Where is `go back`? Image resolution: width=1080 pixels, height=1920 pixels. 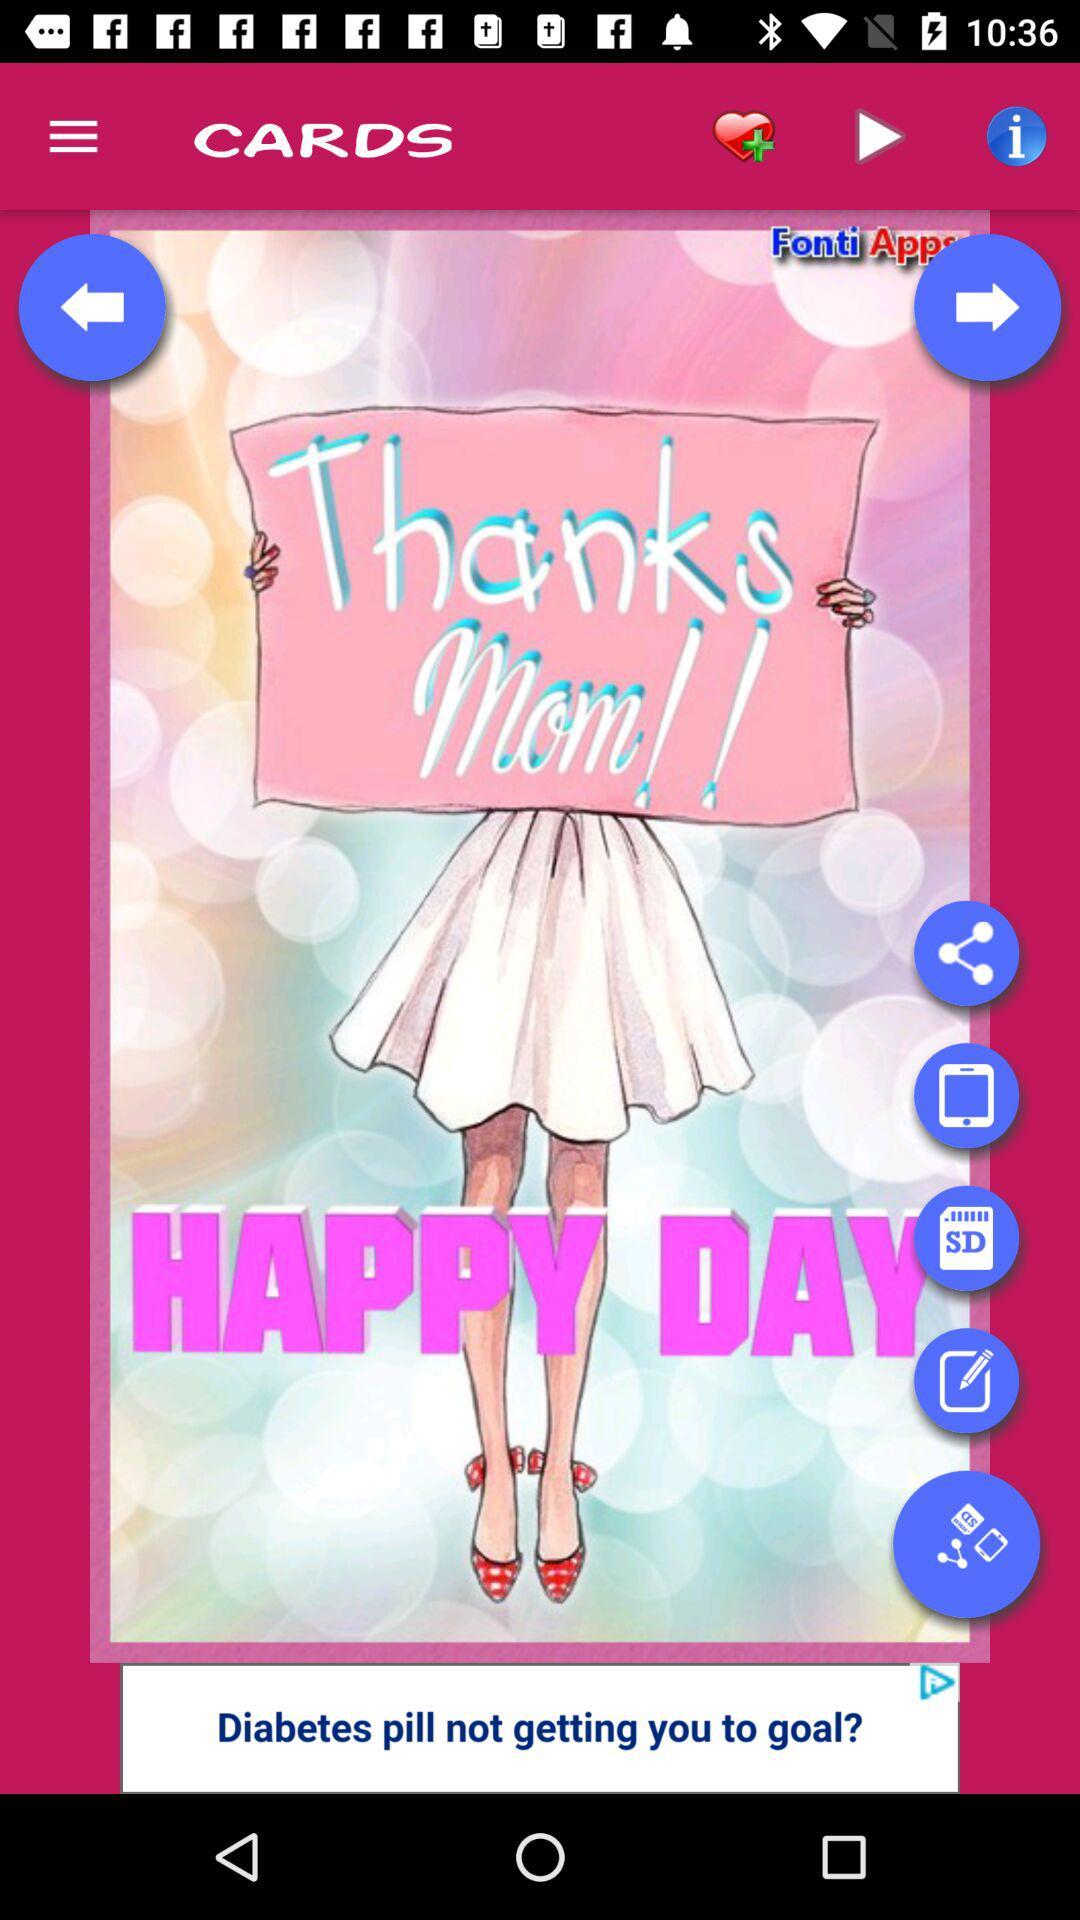
go back is located at coordinates (92, 306).